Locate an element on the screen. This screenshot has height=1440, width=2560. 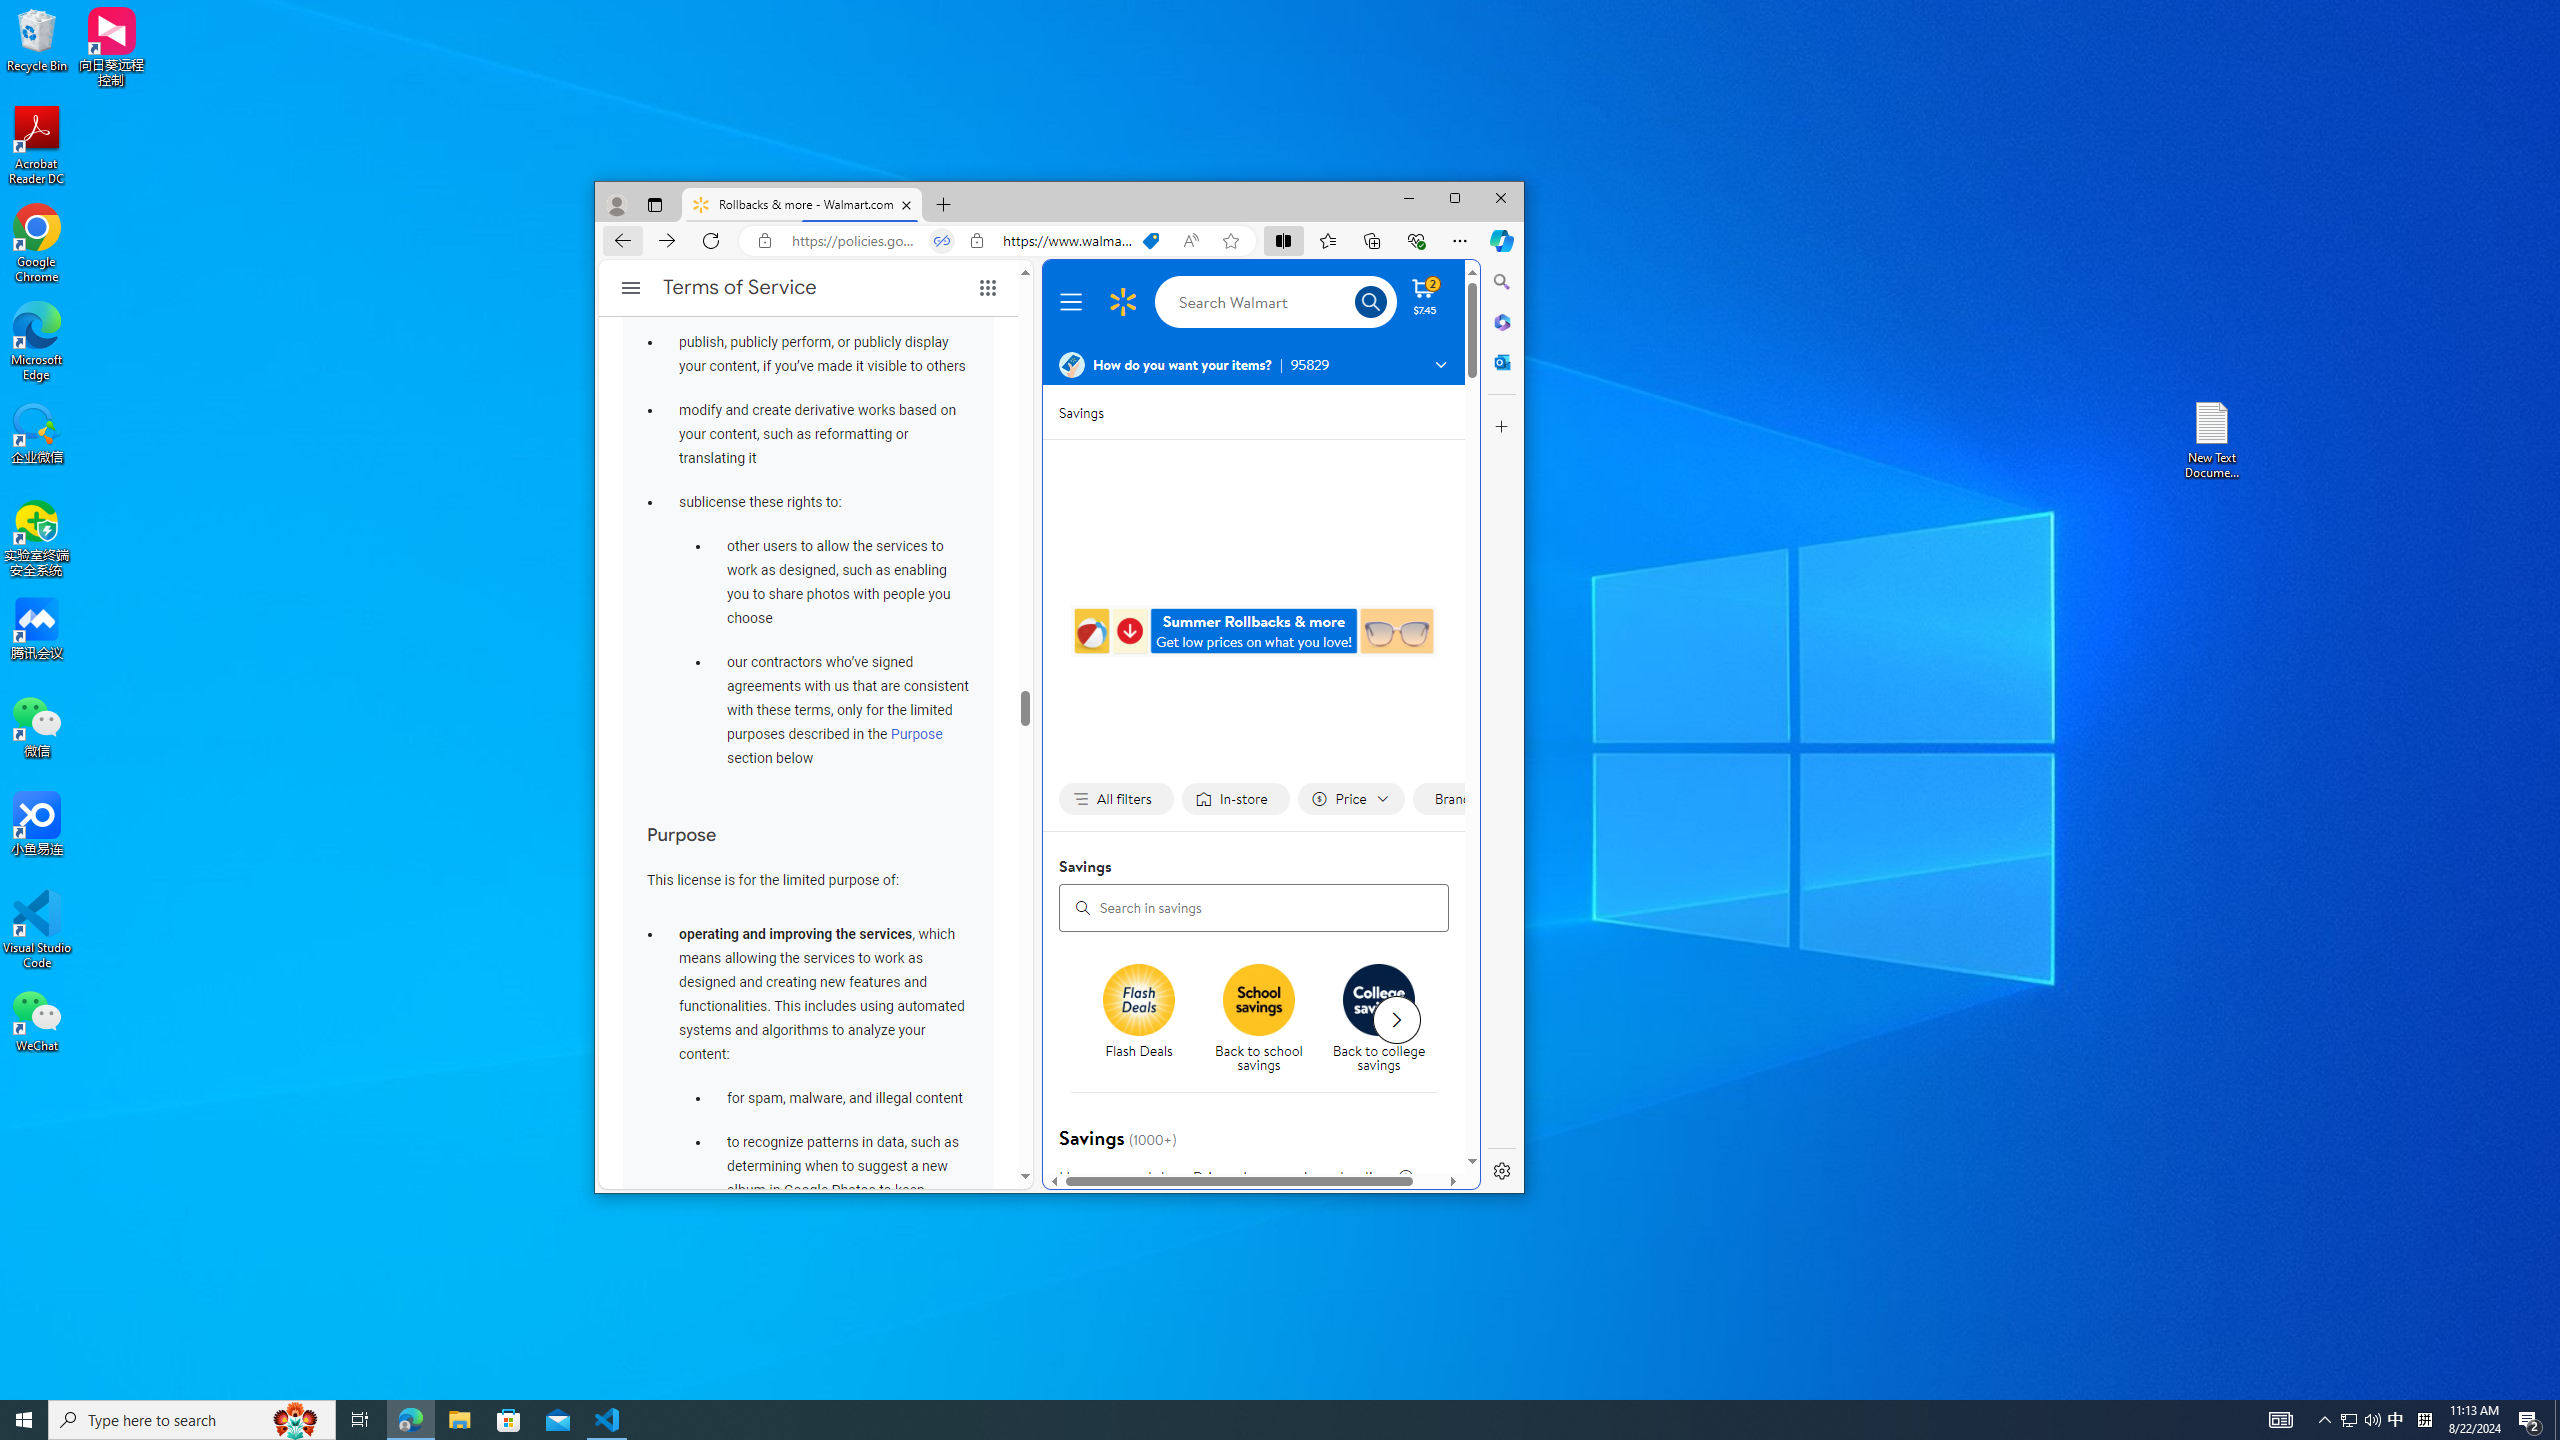
'Microsoft Edge' is located at coordinates (36, 341).